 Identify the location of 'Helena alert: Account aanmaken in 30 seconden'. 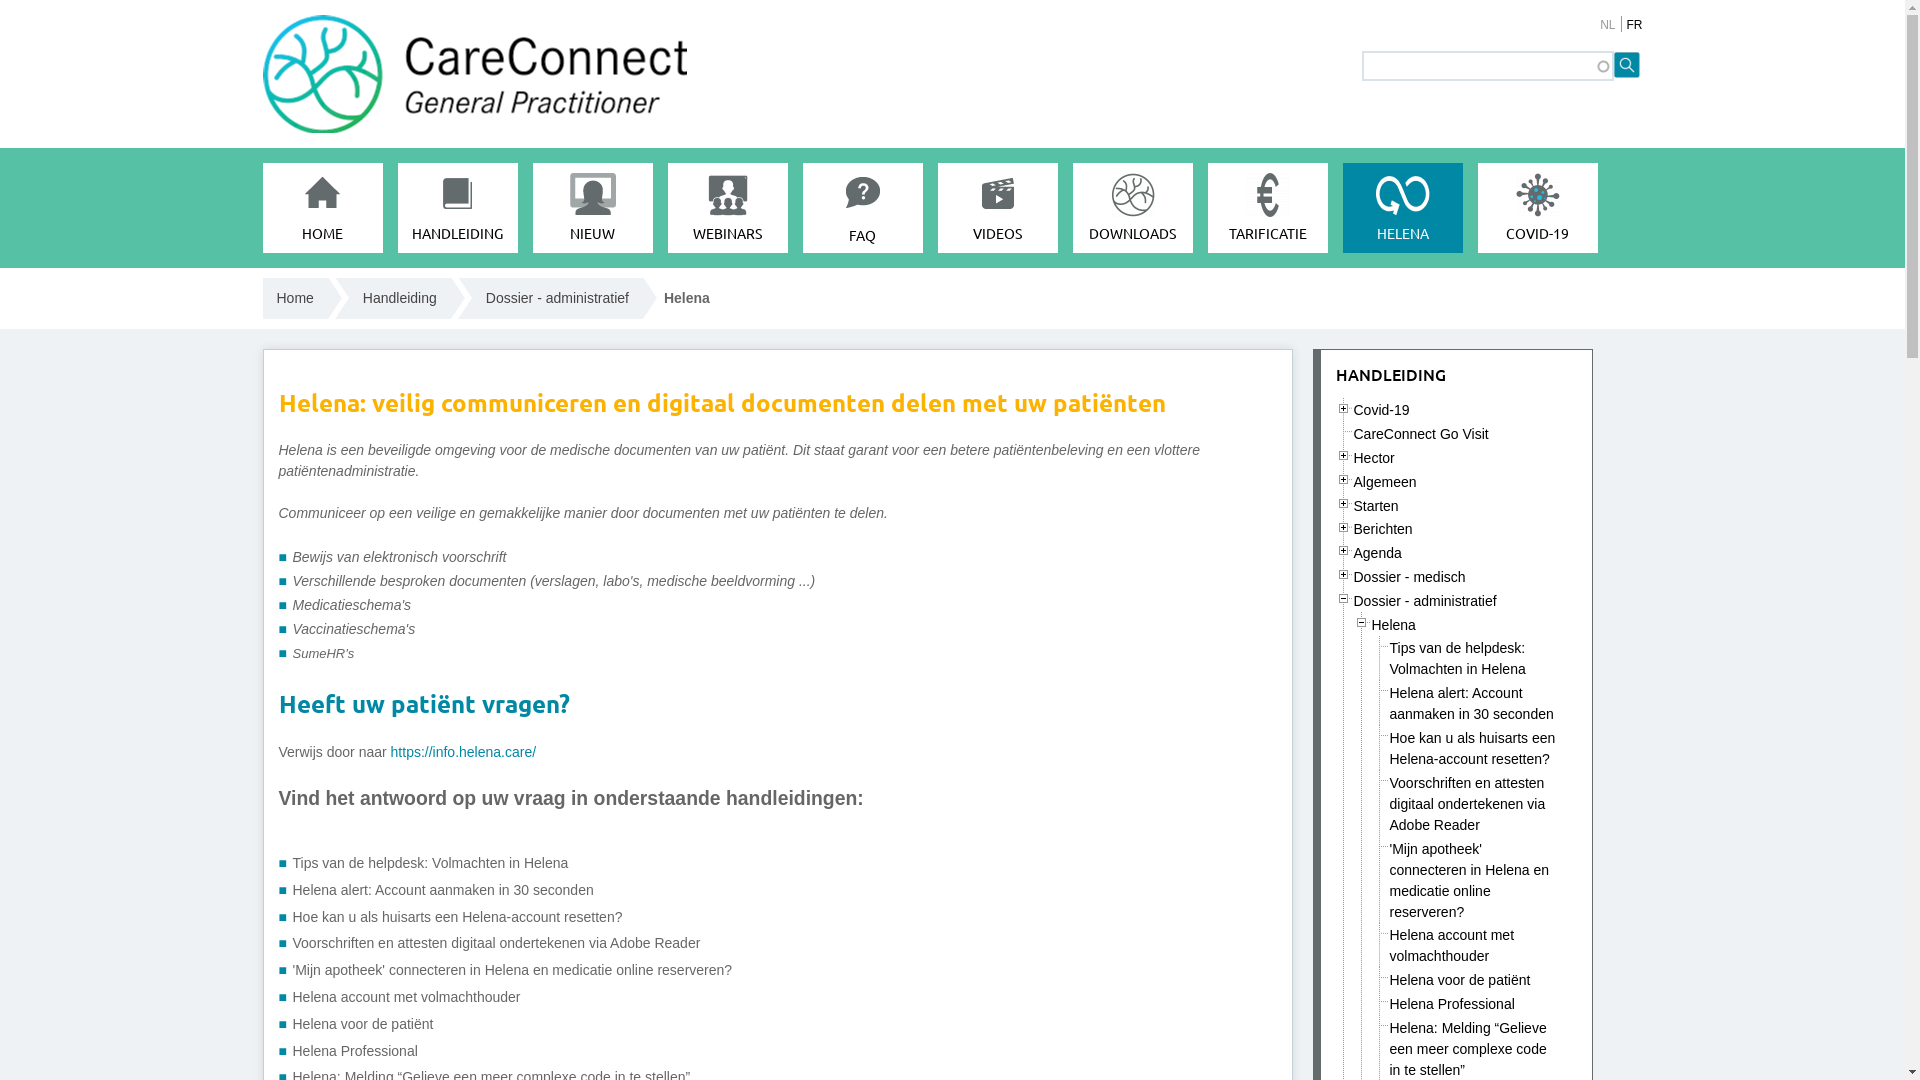
(1472, 702).